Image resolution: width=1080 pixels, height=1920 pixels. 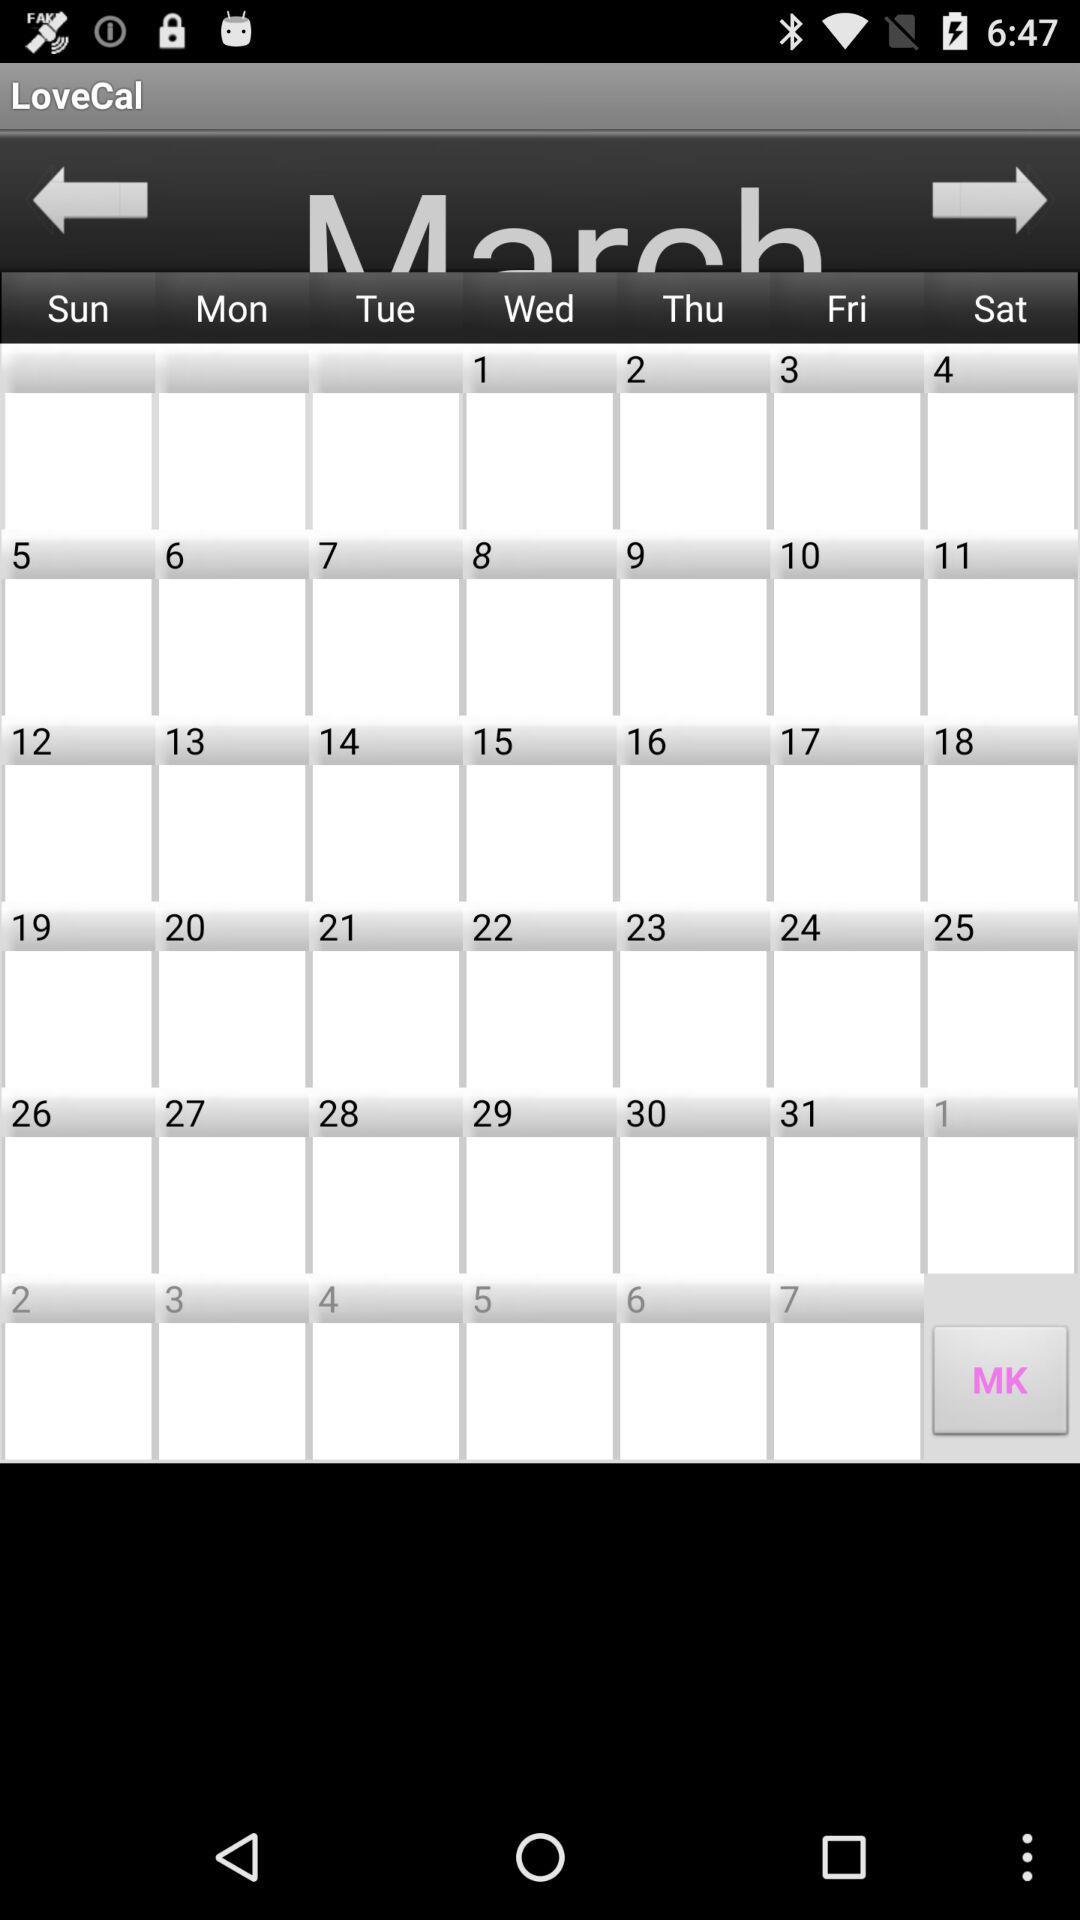 What do you see at coordinates (1000, 692) in the screenshot?
I see `the minus icon` at bounding box center [1000, 692].